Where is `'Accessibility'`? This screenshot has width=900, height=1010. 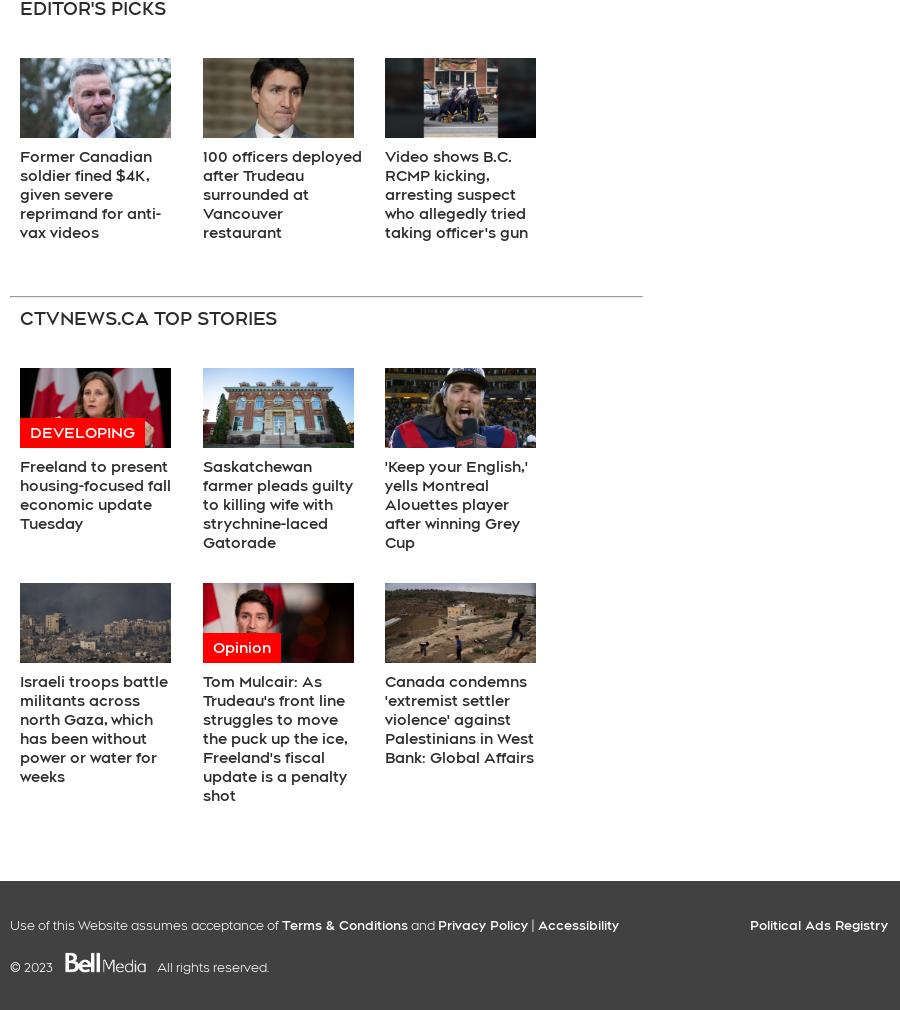
'Accessibility' is located at coordinates (578, 924).